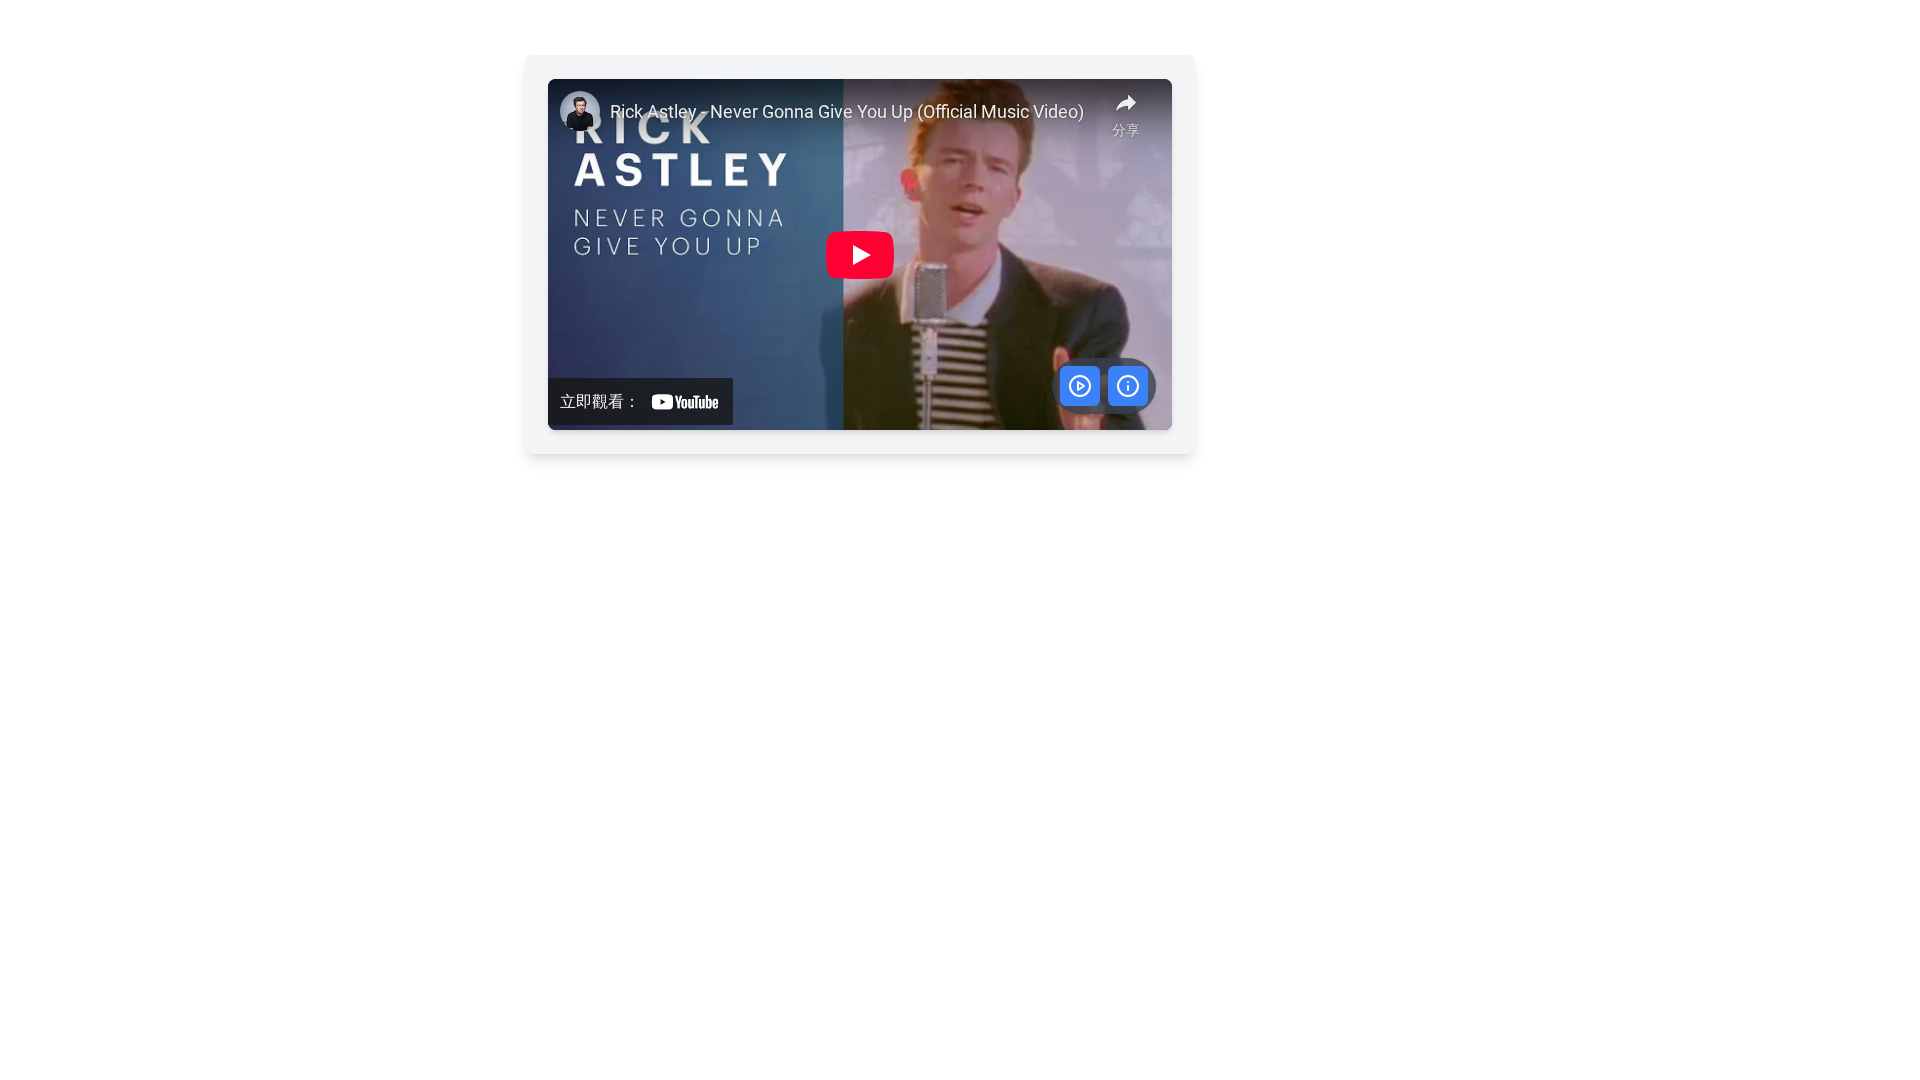  What do you see at coordinates (1078, 385) in the screenshot?
I see `the circular outline of the play button icon located on the right side of the video thumbnail` at bounding box center [1078, 385].